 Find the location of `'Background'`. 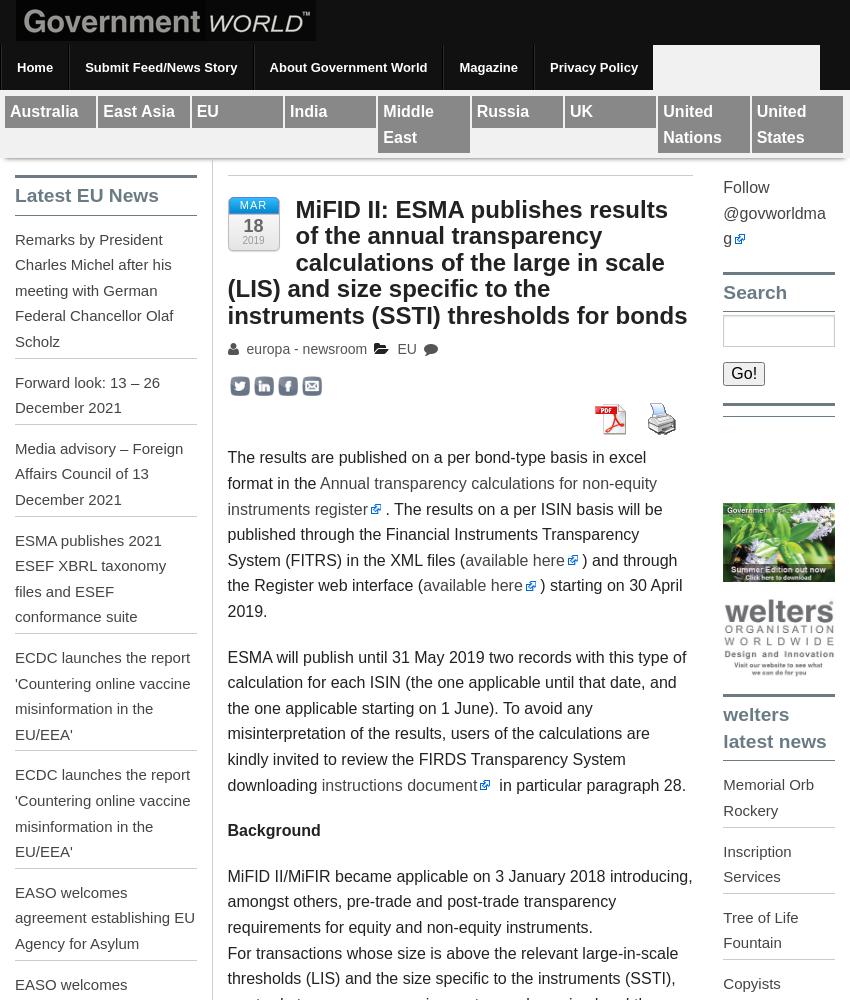

'Background' is located at coordinates (227, 829).